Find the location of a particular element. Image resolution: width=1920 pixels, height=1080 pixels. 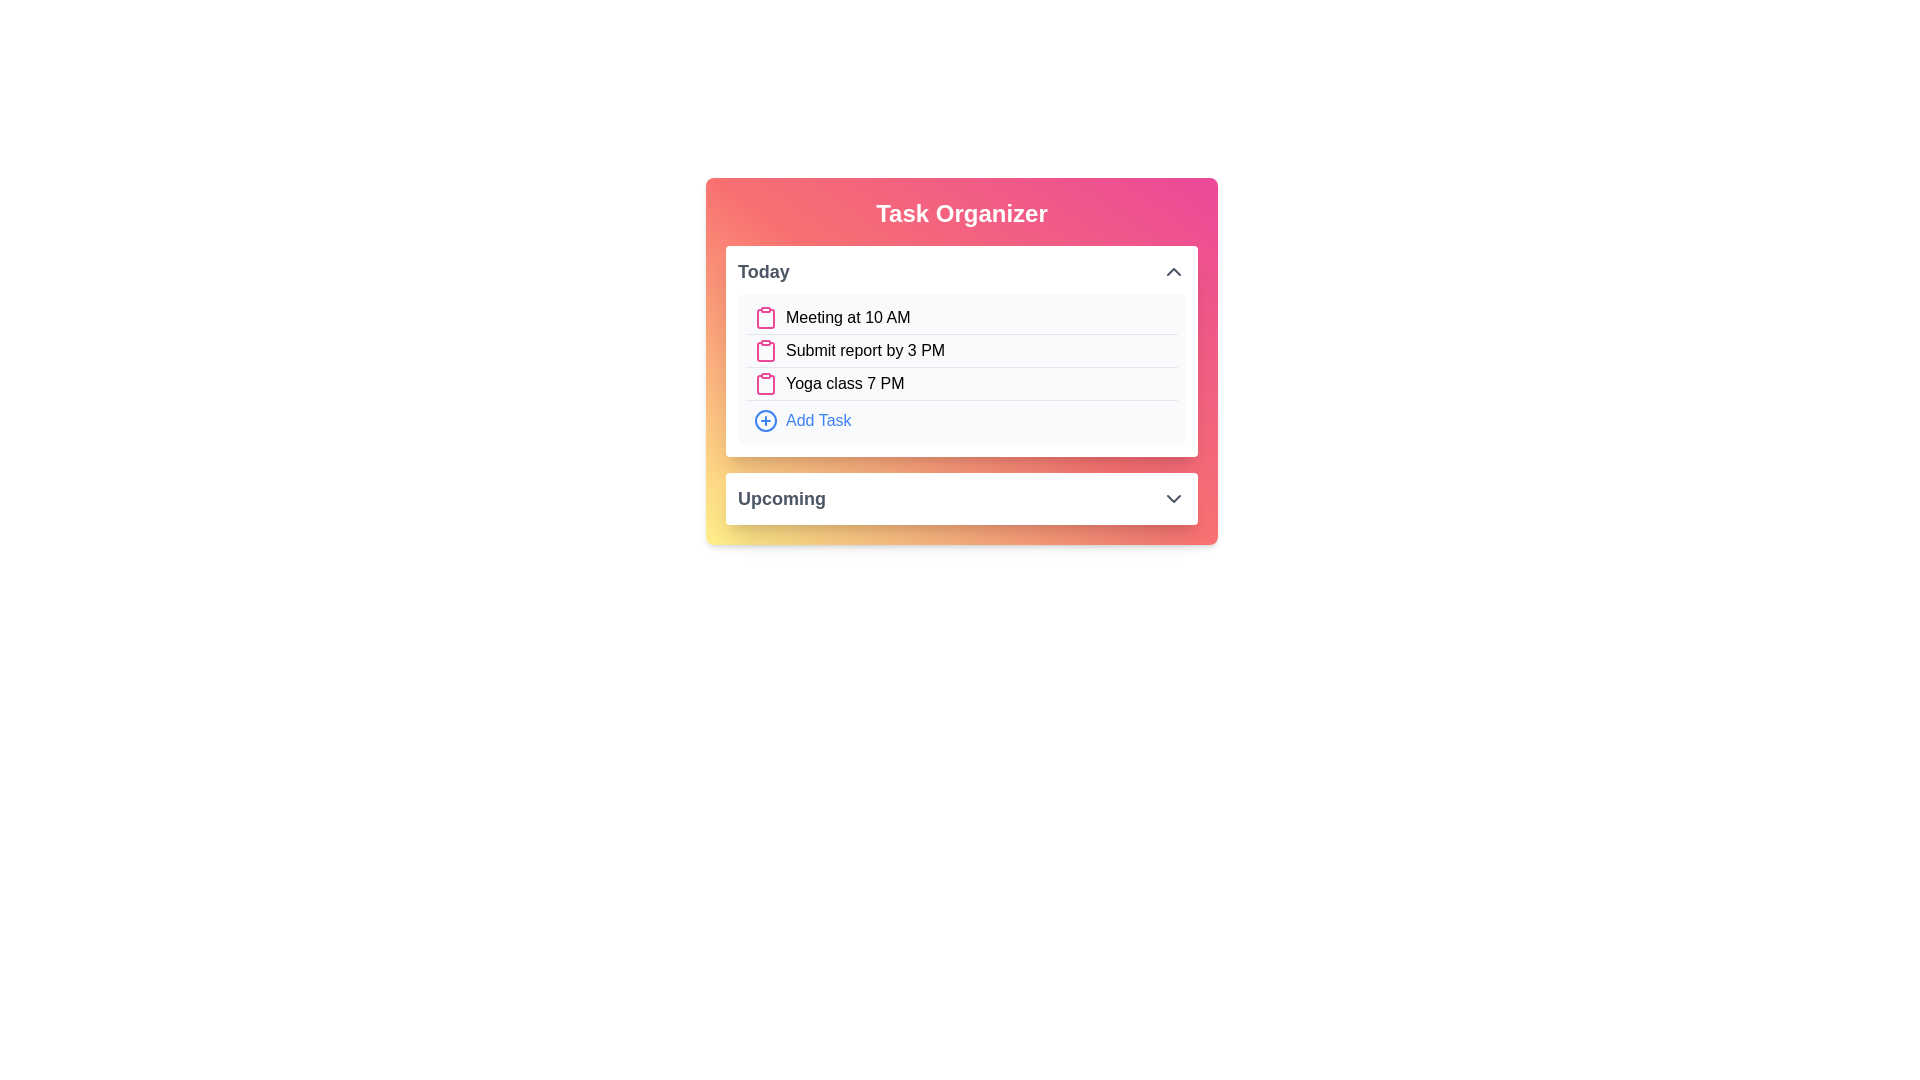

the clipboard icon in the 'Today' section of the 'Task Organizer' card interface is located at coordinates (765, 350).